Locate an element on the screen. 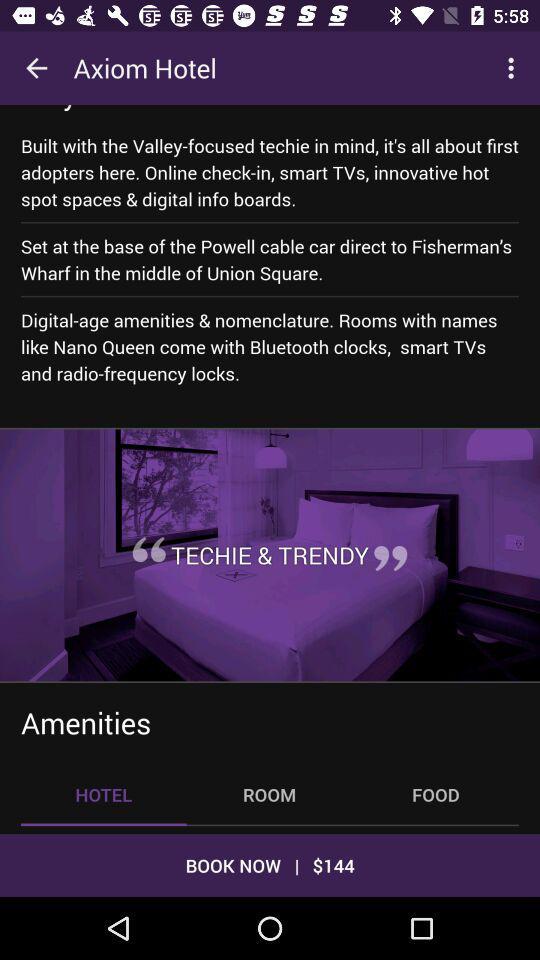 Image resolution: width=540 pixels, height=960 pixels. the item on the left is located at coordinates (148, 549).